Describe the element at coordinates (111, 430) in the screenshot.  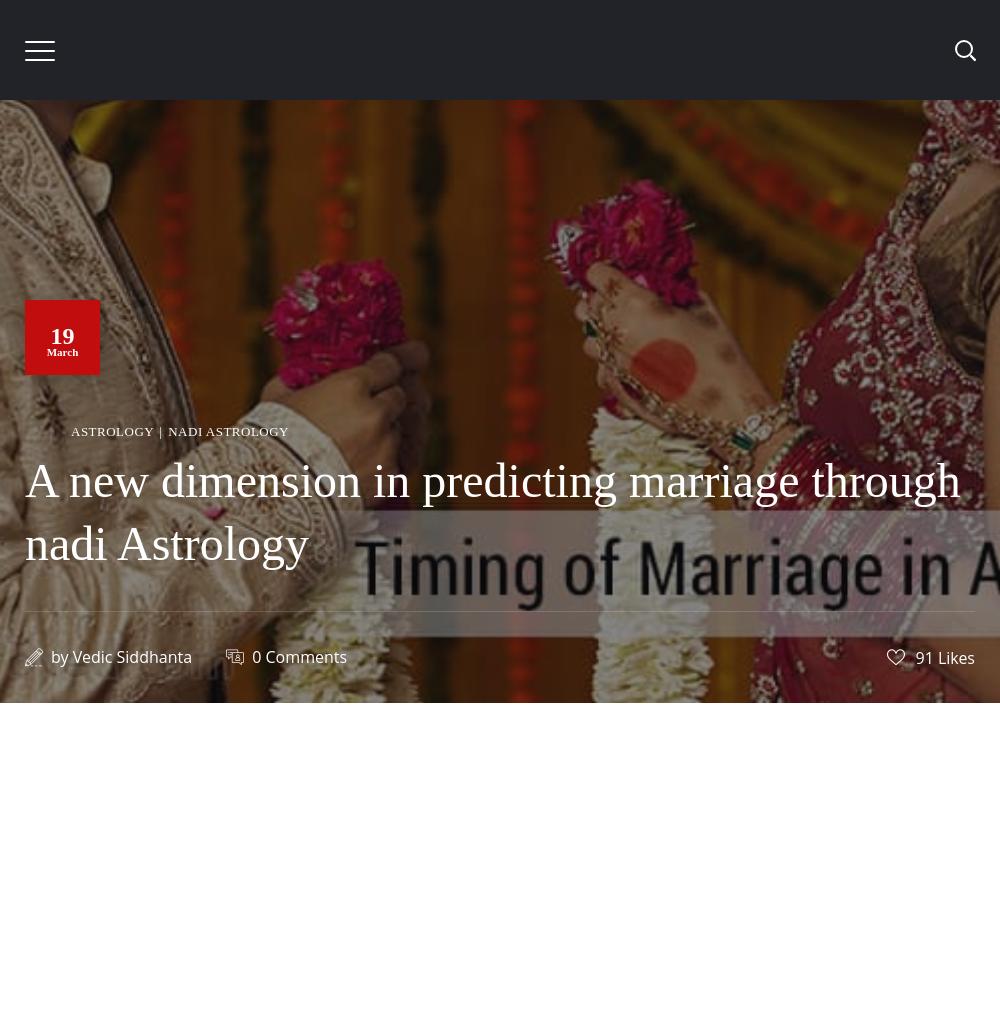
I see `'Astrology'` at that location.